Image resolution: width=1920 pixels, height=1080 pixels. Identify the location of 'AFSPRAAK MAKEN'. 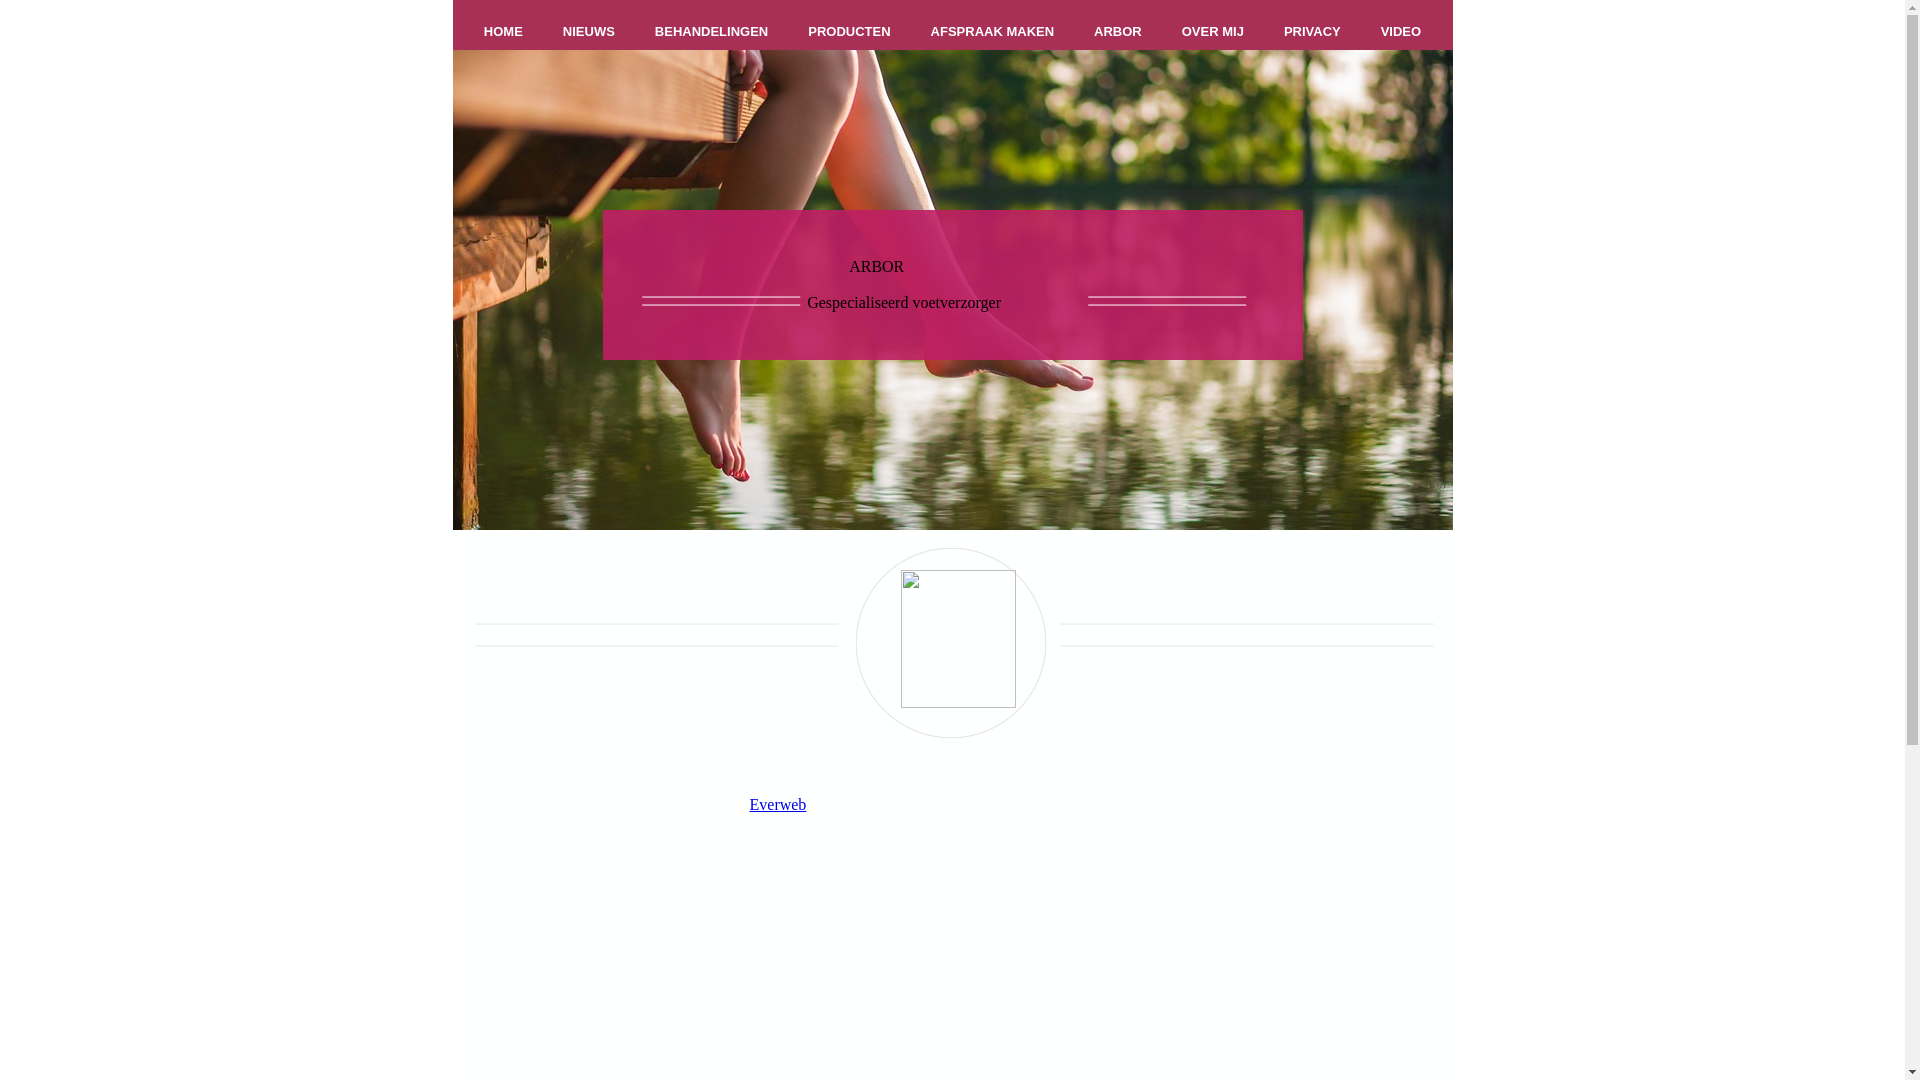
(993, 31).